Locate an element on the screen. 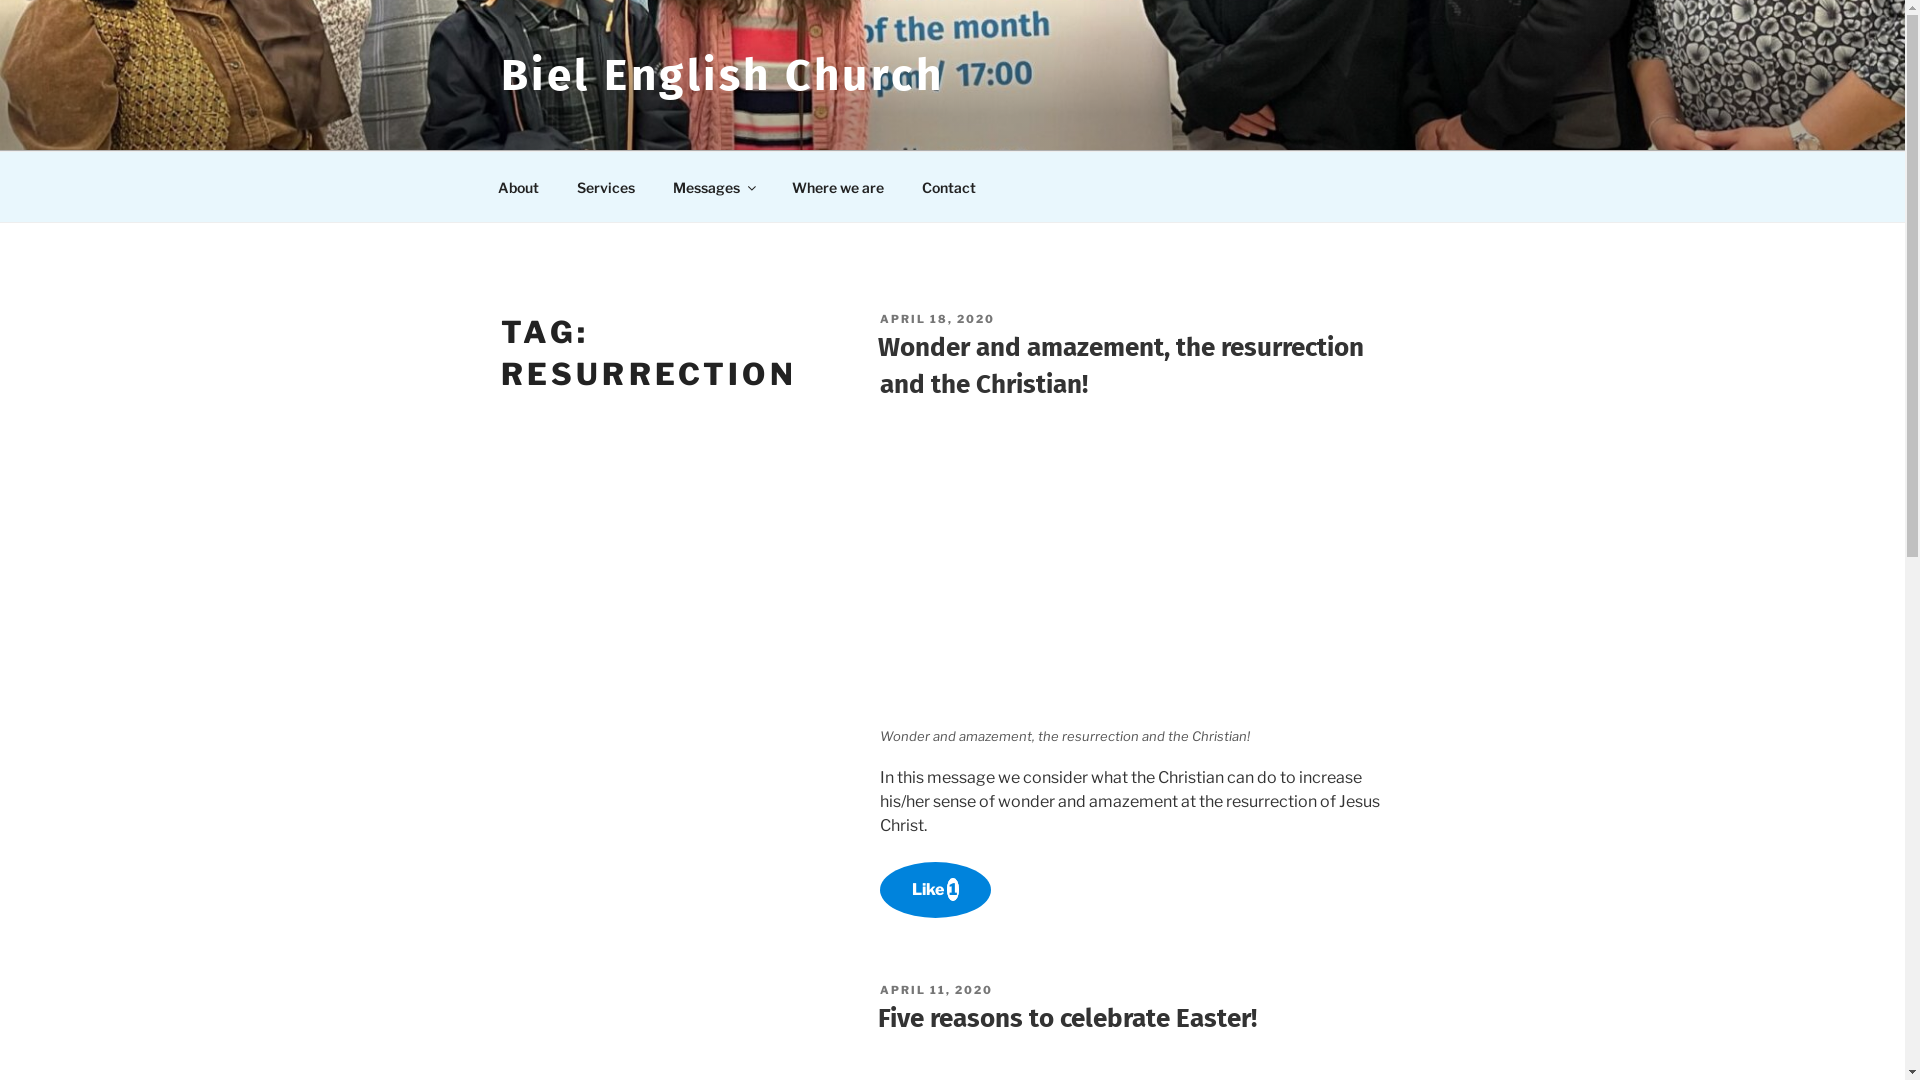  'Where we are' is located at coordinates (837, 186).